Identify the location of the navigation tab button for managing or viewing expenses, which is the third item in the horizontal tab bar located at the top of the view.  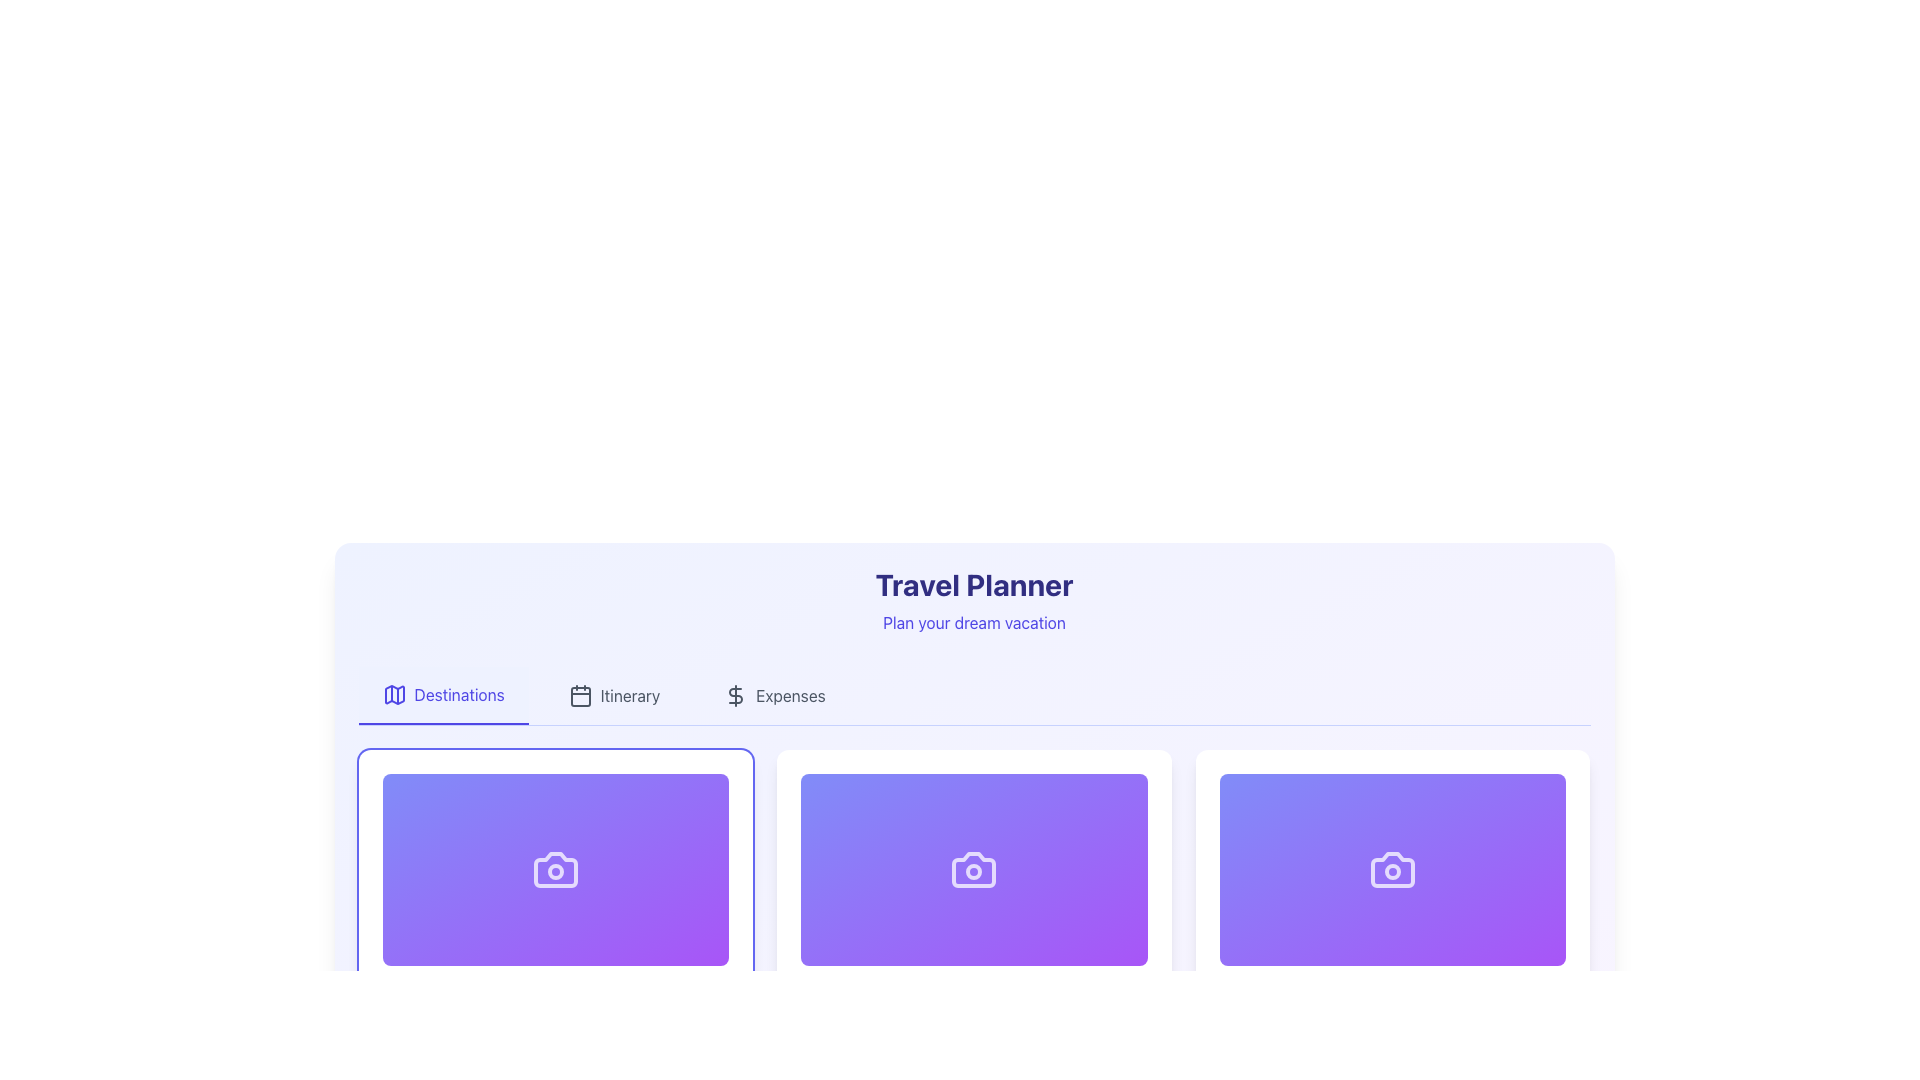
(773, 694).